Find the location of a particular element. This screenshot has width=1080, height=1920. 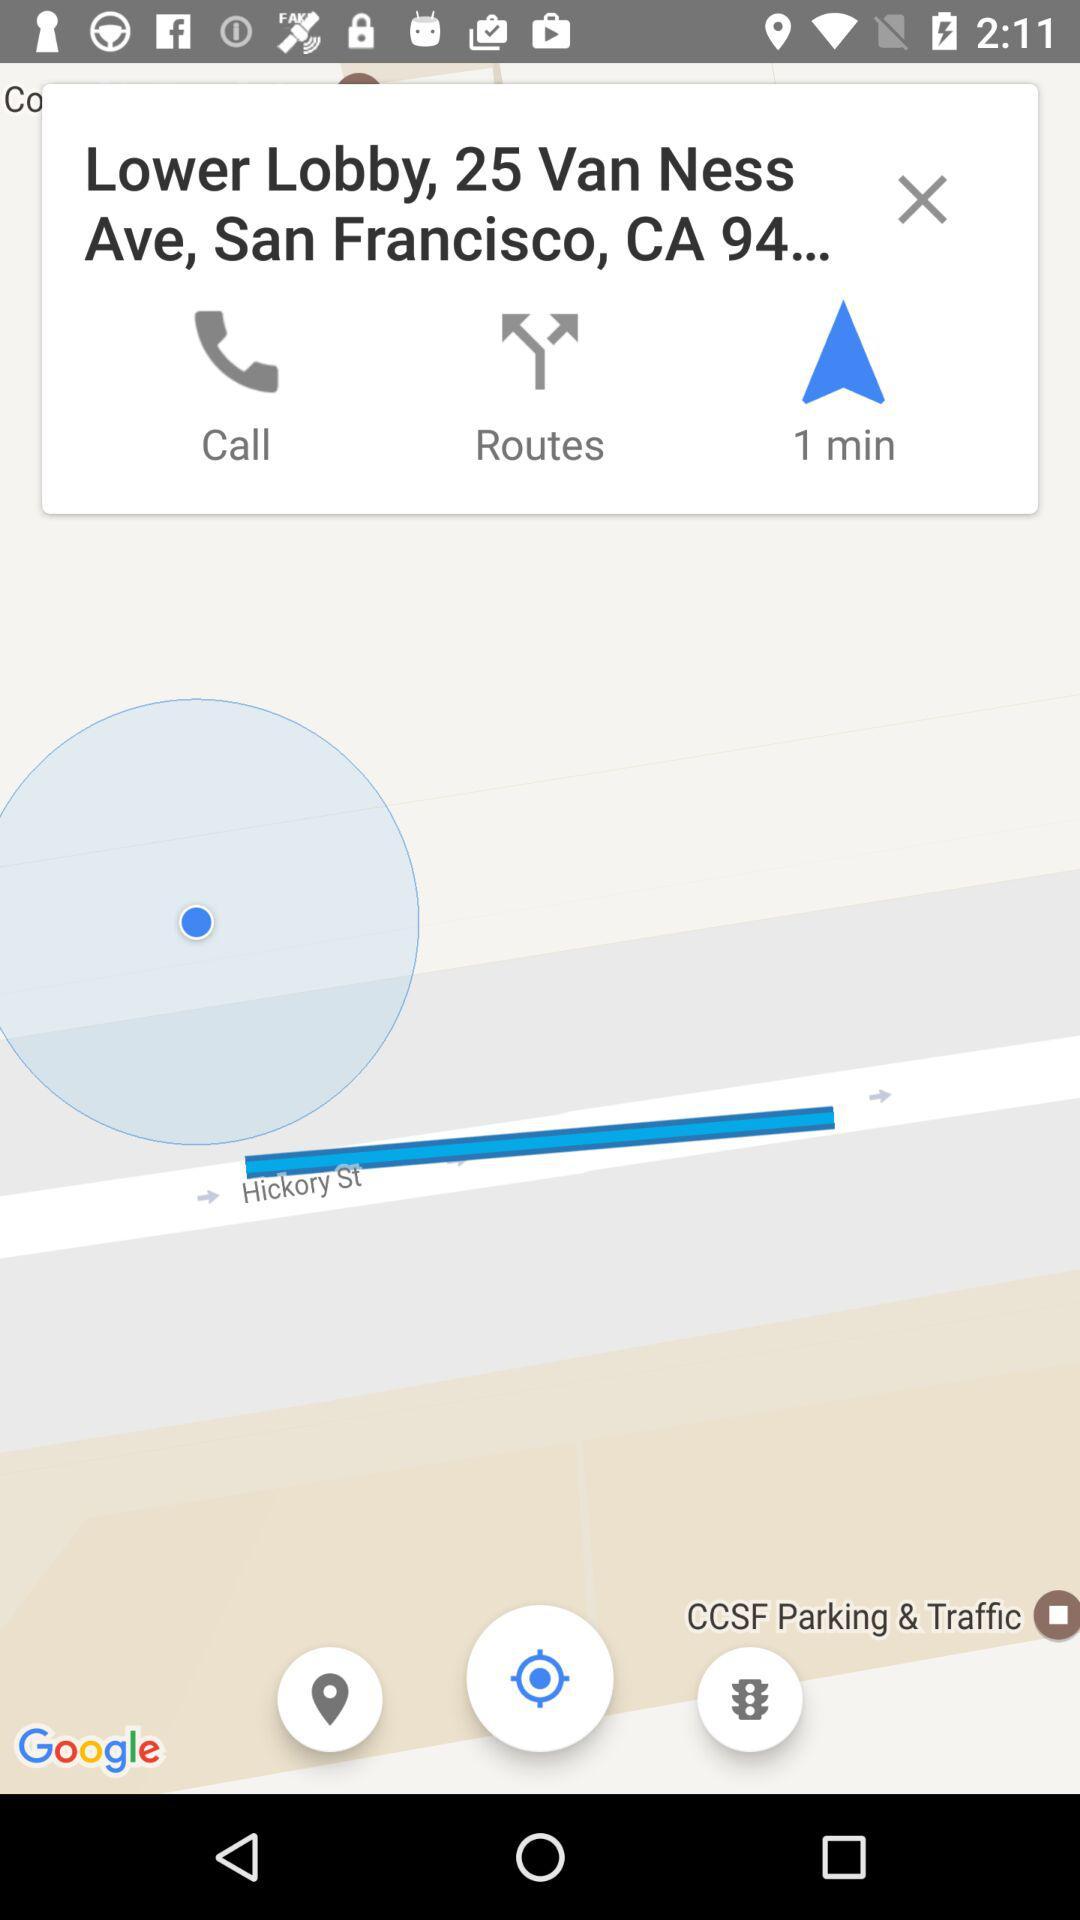

the location_crosshair icon is located at coordinates (540, 1678).